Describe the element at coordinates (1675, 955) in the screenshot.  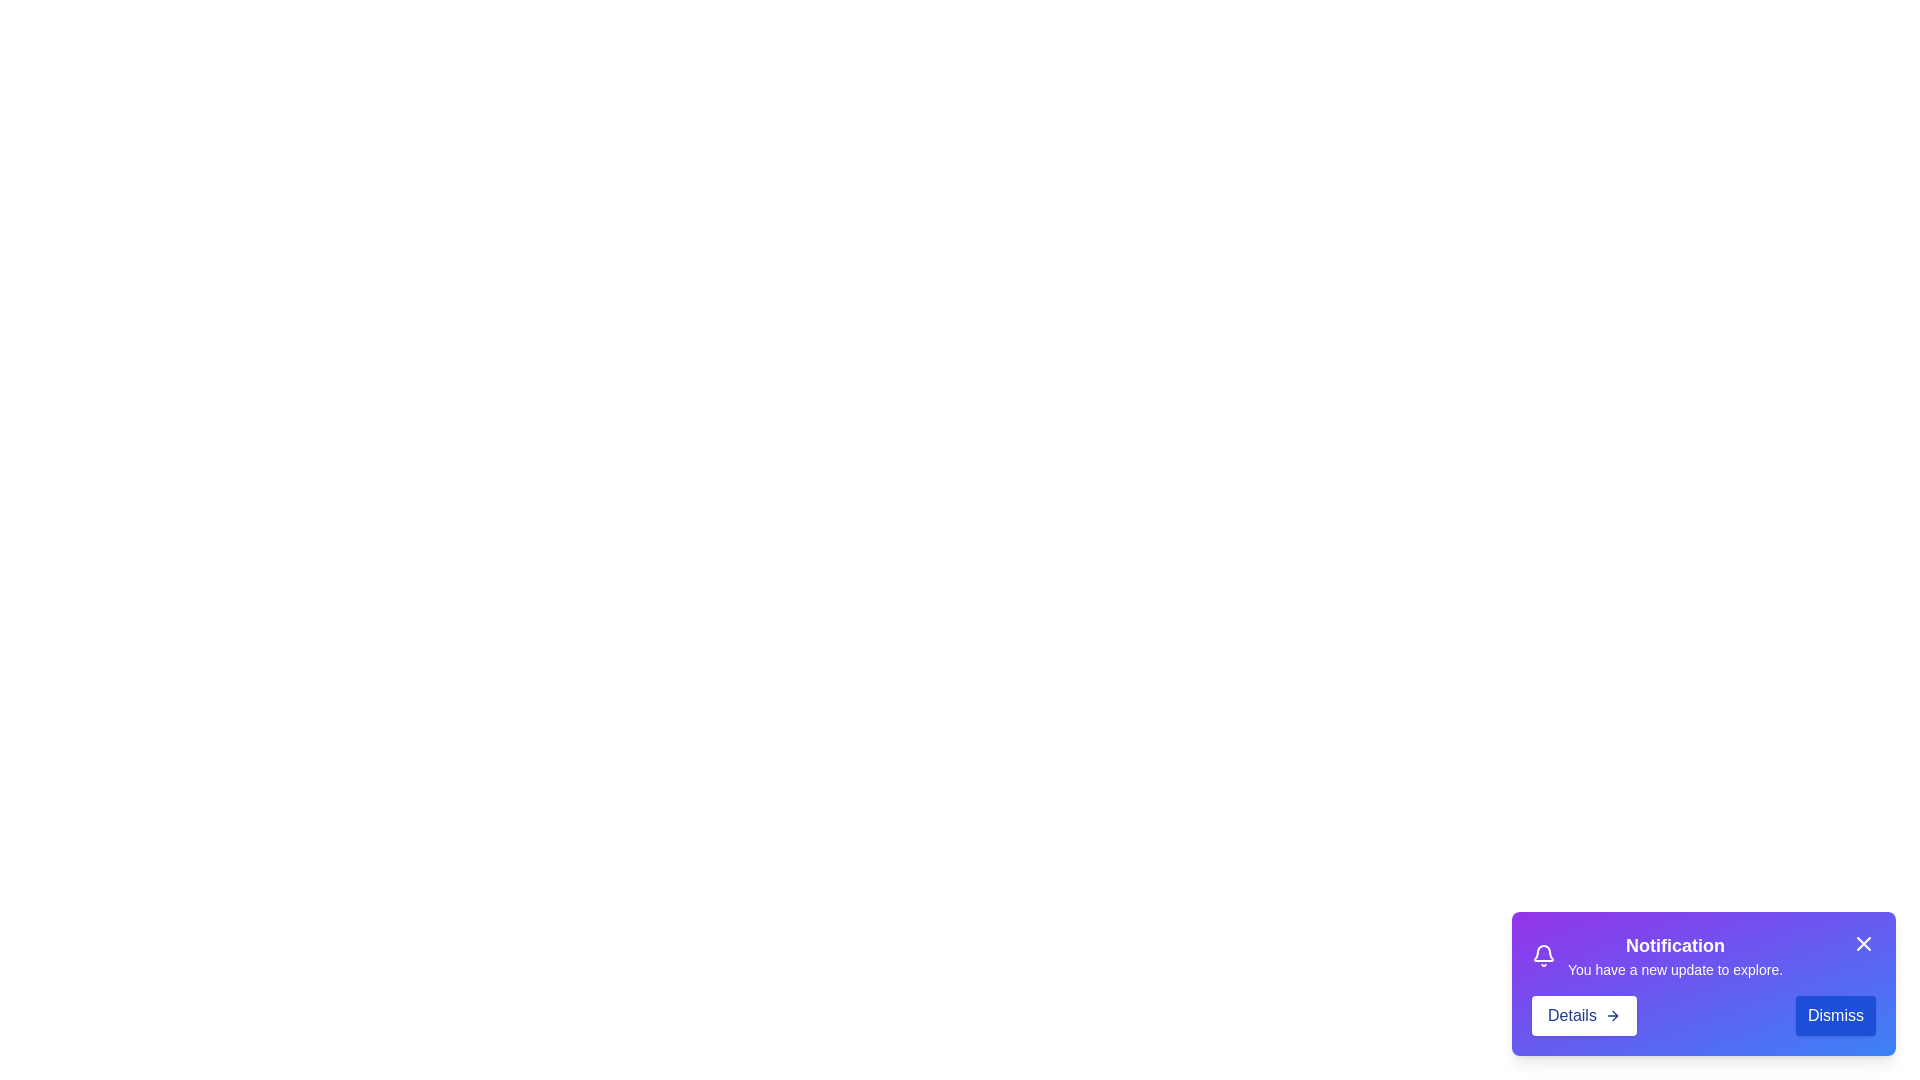
I see `notification text block that displays 'Notification' and 'You have a new update to explore.' positioned within a purple notification box on the right side of the notification panel` at that location.